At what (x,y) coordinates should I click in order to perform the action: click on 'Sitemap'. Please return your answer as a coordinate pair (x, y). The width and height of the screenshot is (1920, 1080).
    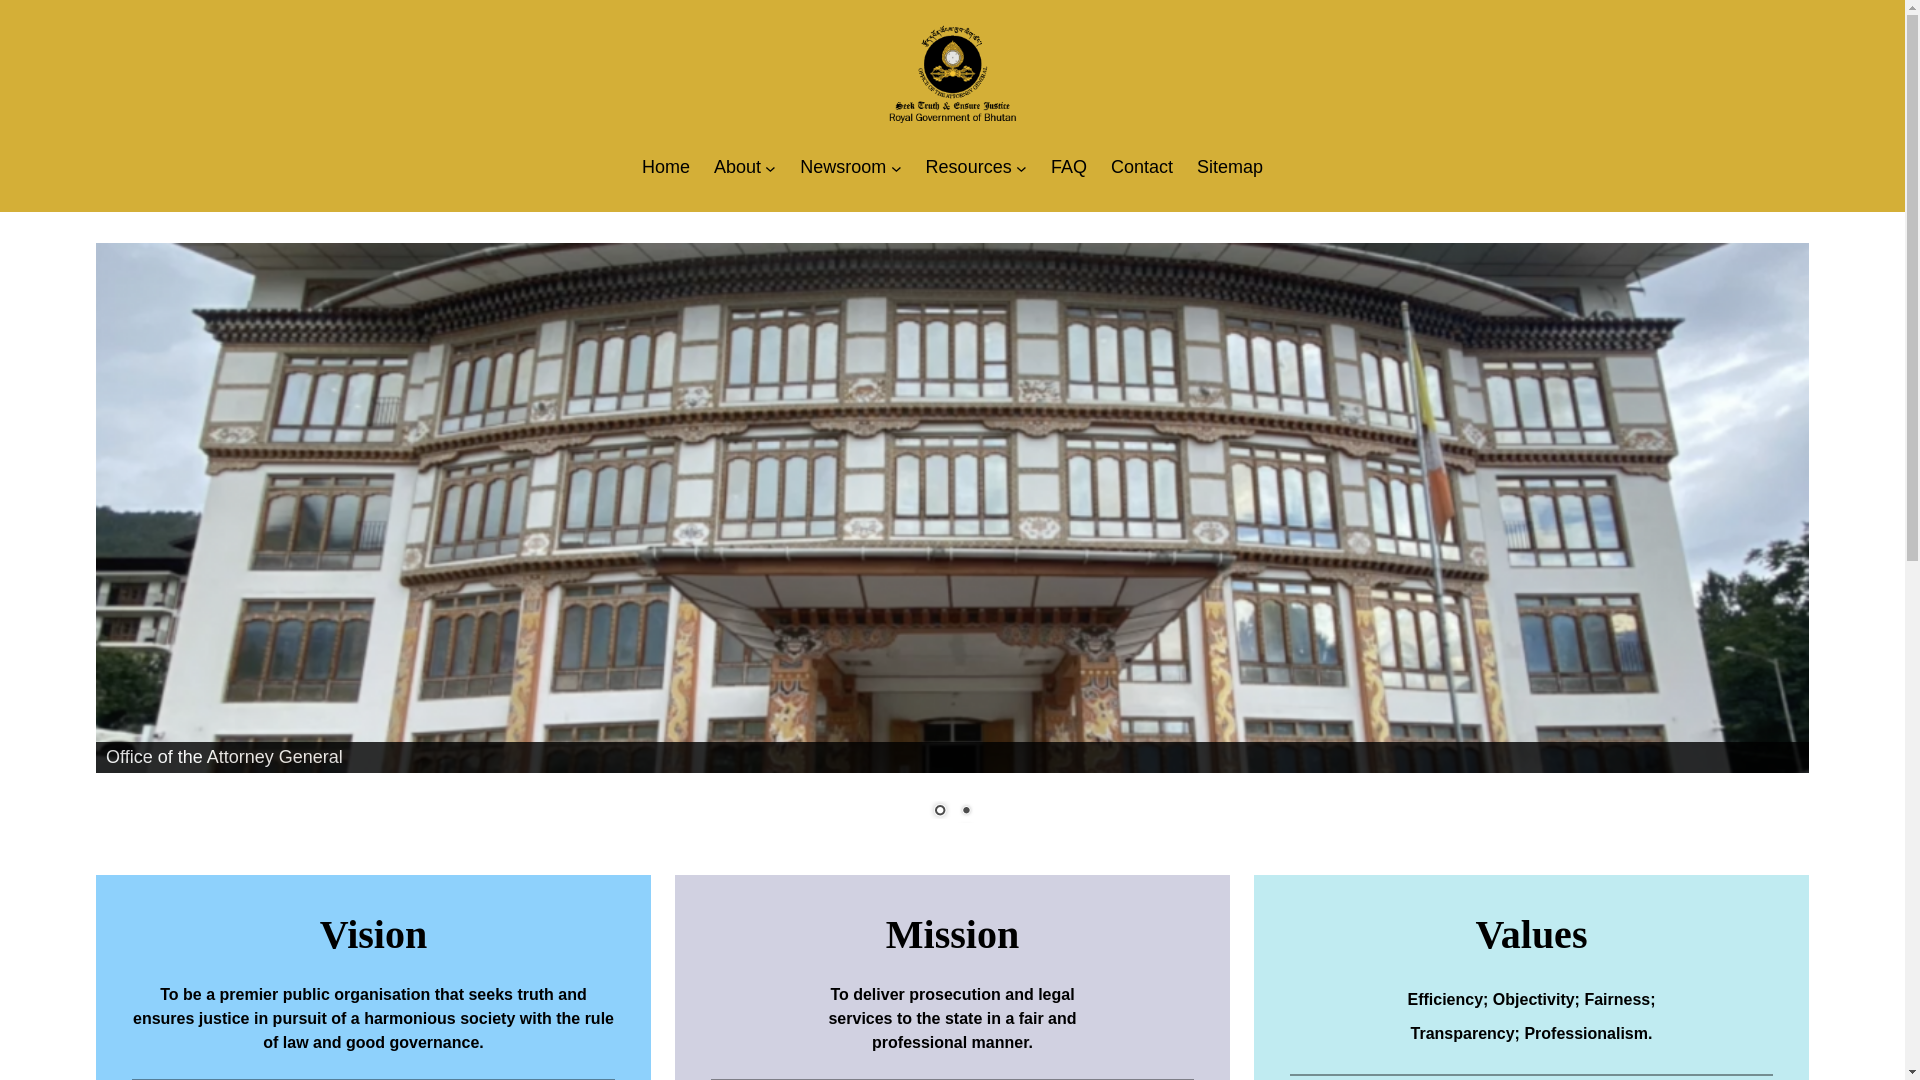
    Looking at the image, I should click on (1228, 167).